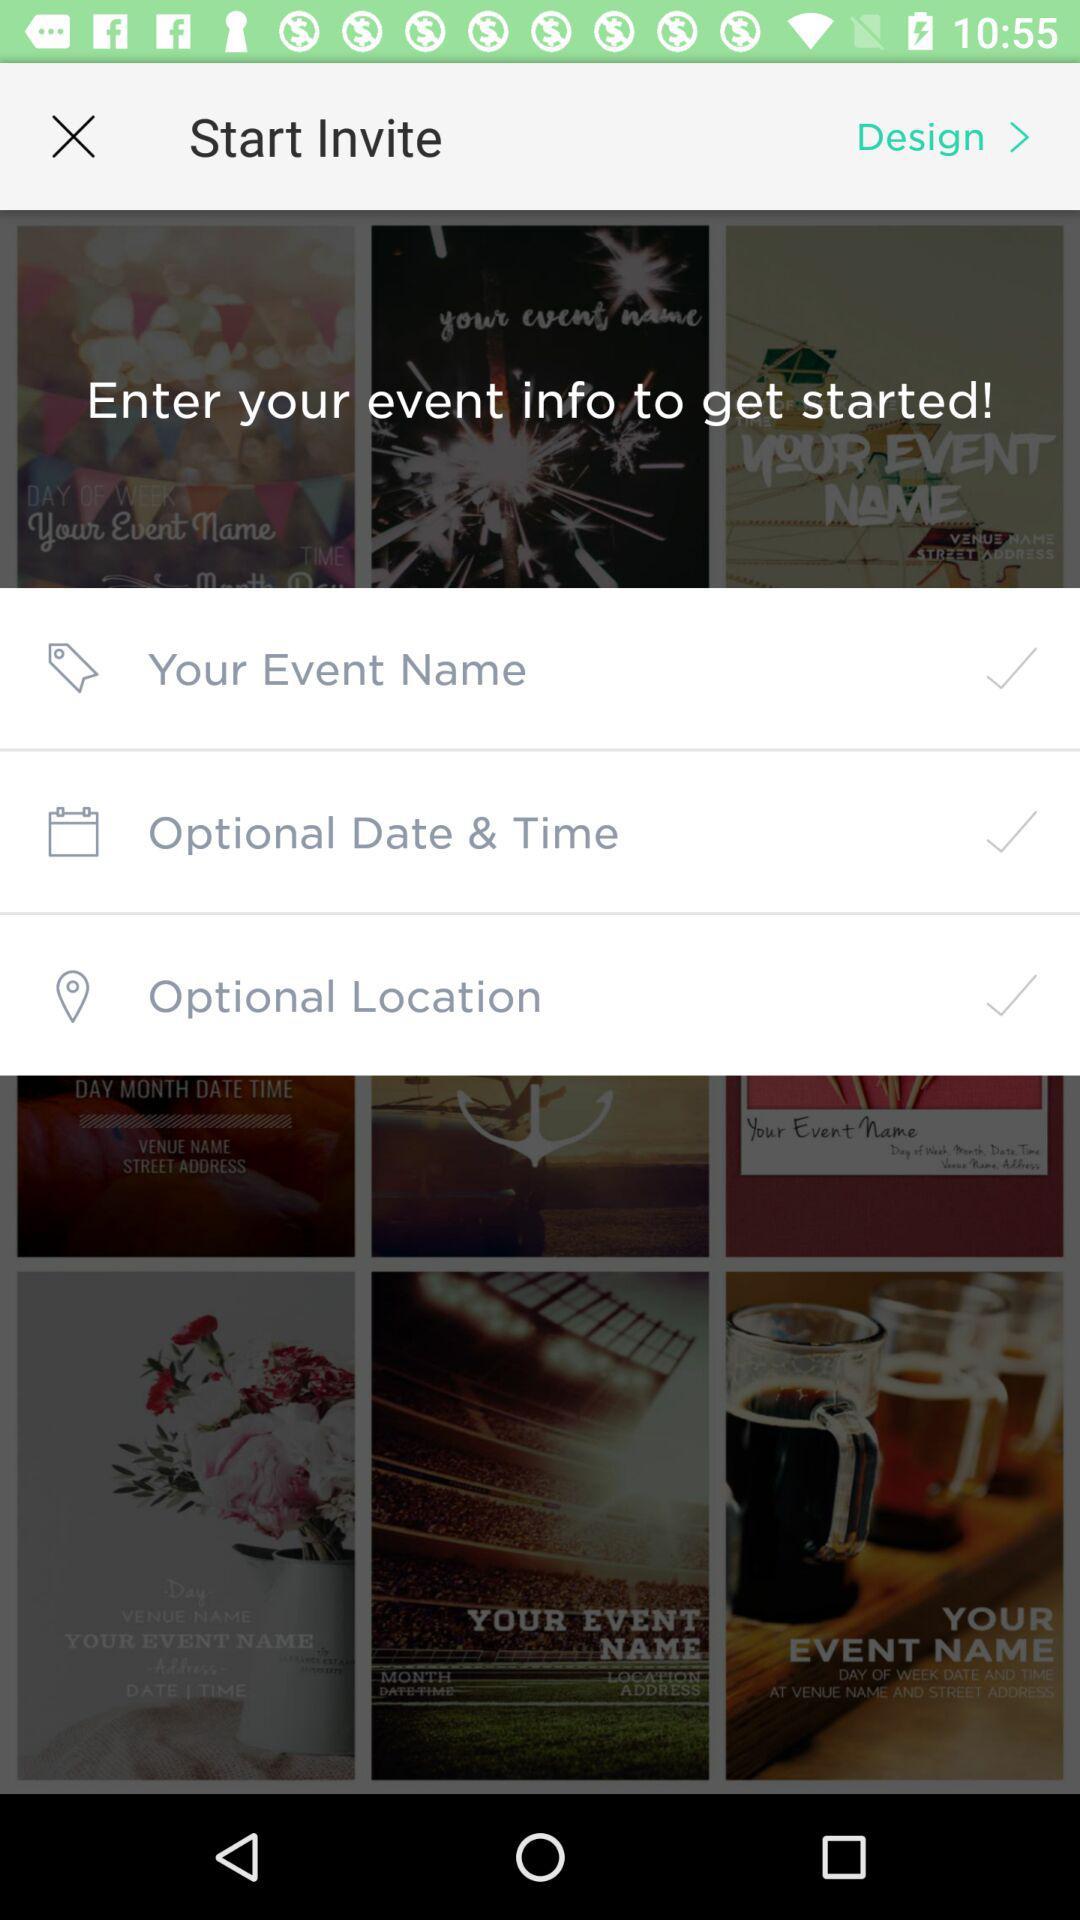  Describe the element at coordinates (540, 995) in the screenshot. I see `share location` at that location.